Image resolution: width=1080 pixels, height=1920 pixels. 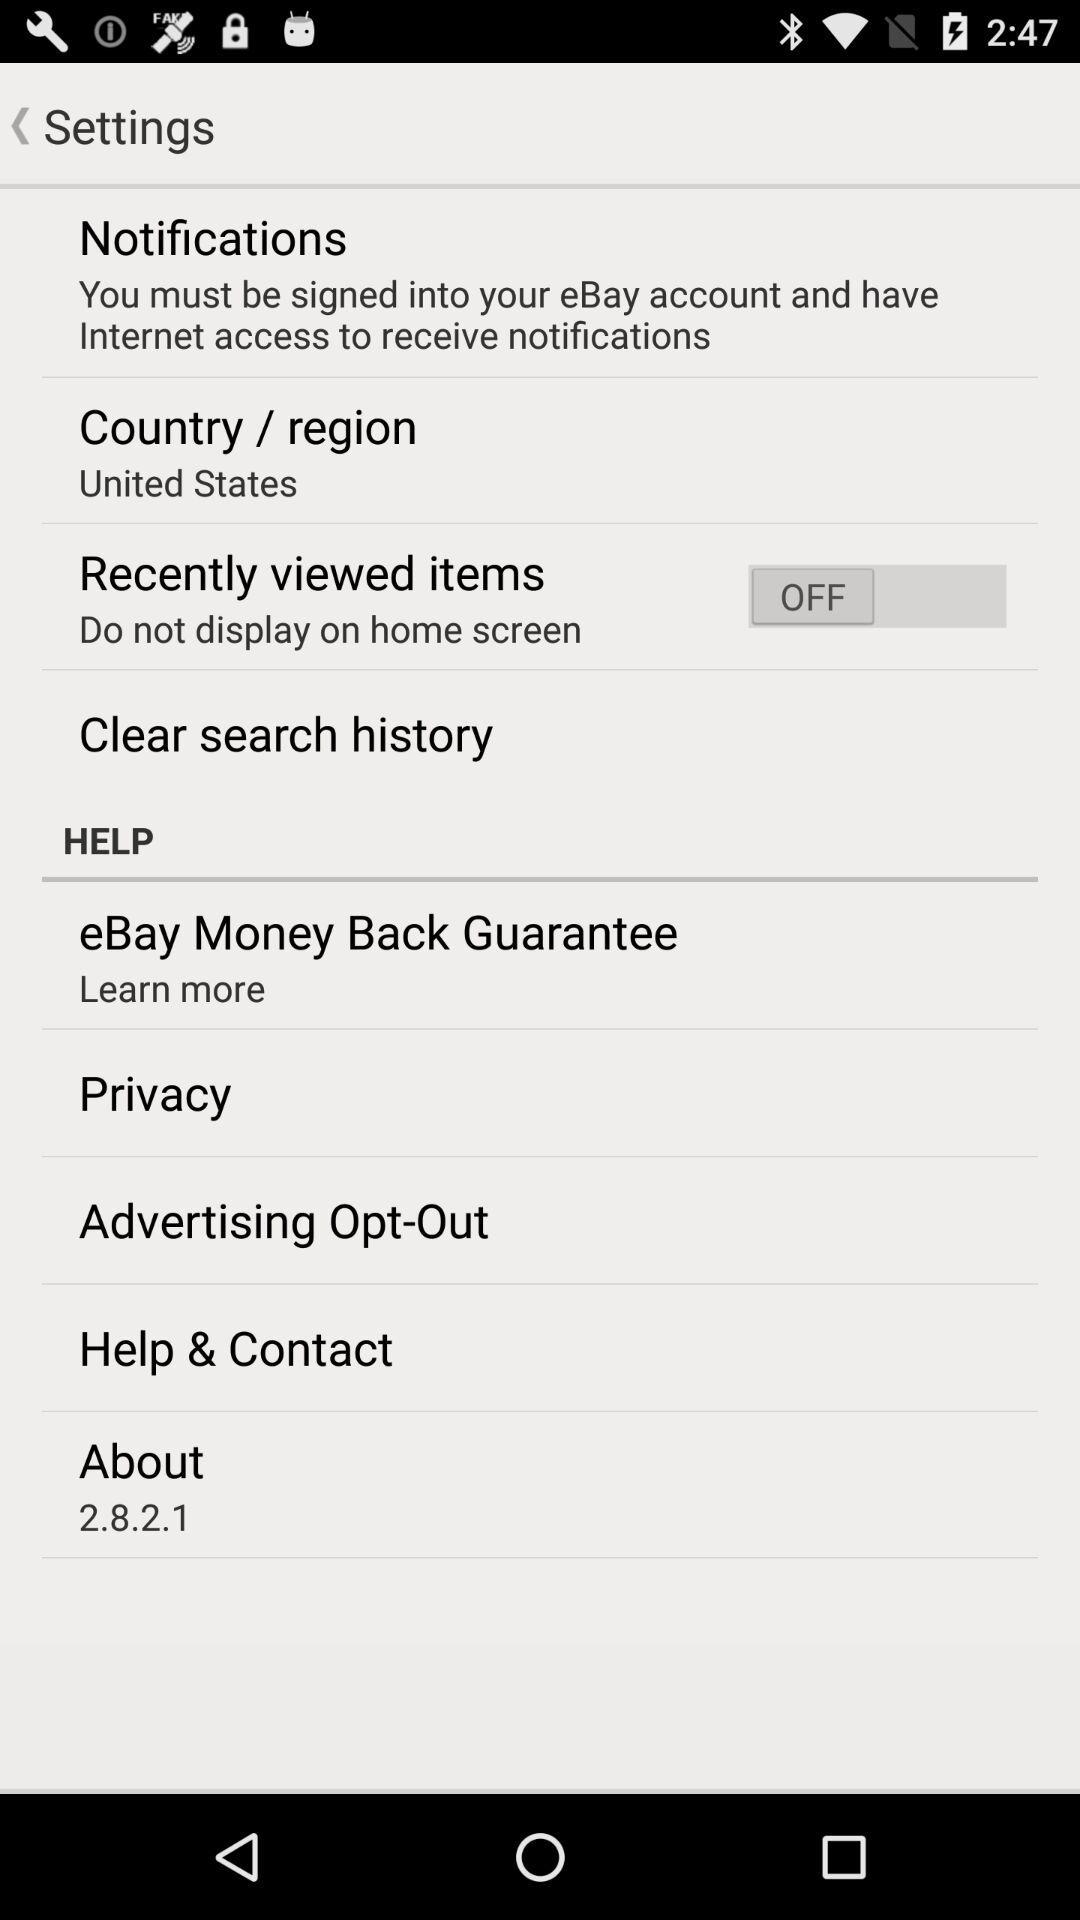 What do you see at coordinates (378, 930) in the screenshot?
I see `the icon below help` at bounding box center [378, 930].